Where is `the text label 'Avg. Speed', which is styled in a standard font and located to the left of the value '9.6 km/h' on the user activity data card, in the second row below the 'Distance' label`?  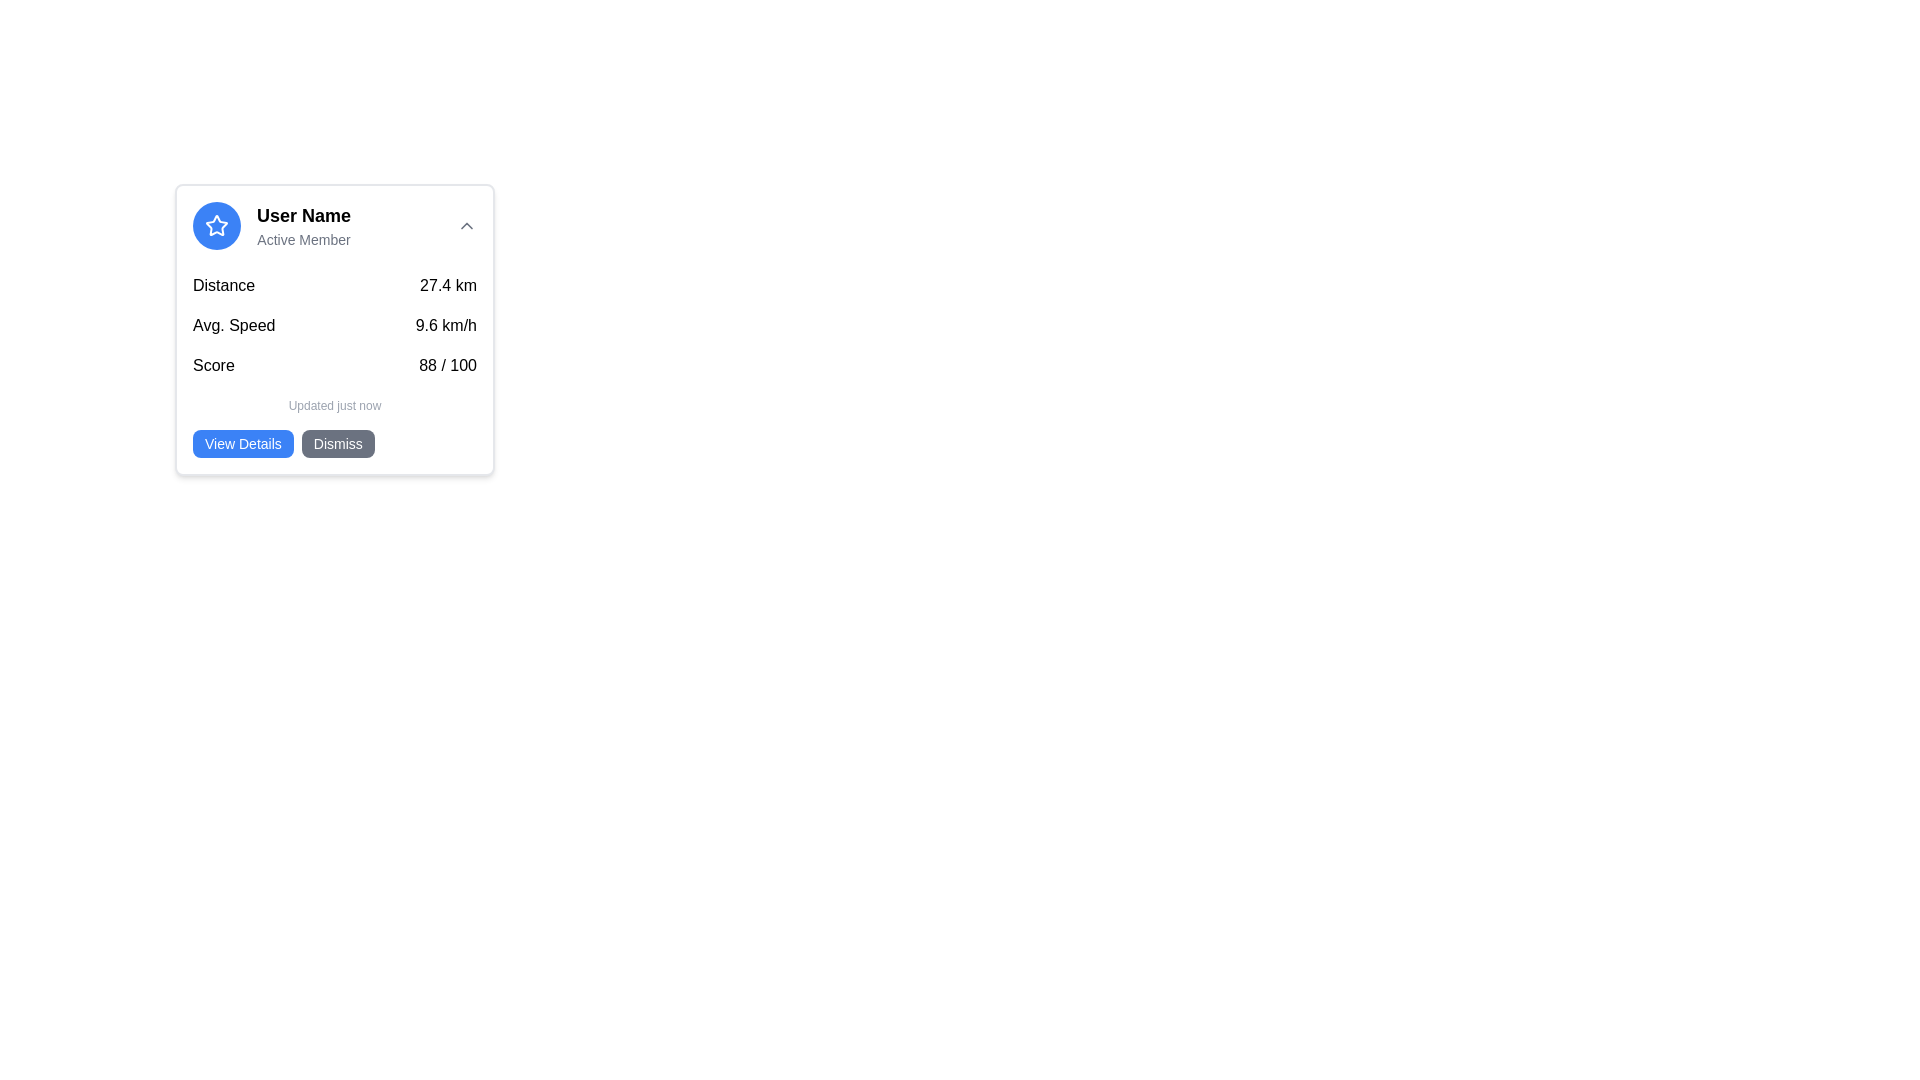 the text label 'Avg. Speed', which is styled in a standard font and located to the left of the value '9.6 km/h' on the user activity data card, in the second row below the 'Distance' label is located at coordinates (234, 325).